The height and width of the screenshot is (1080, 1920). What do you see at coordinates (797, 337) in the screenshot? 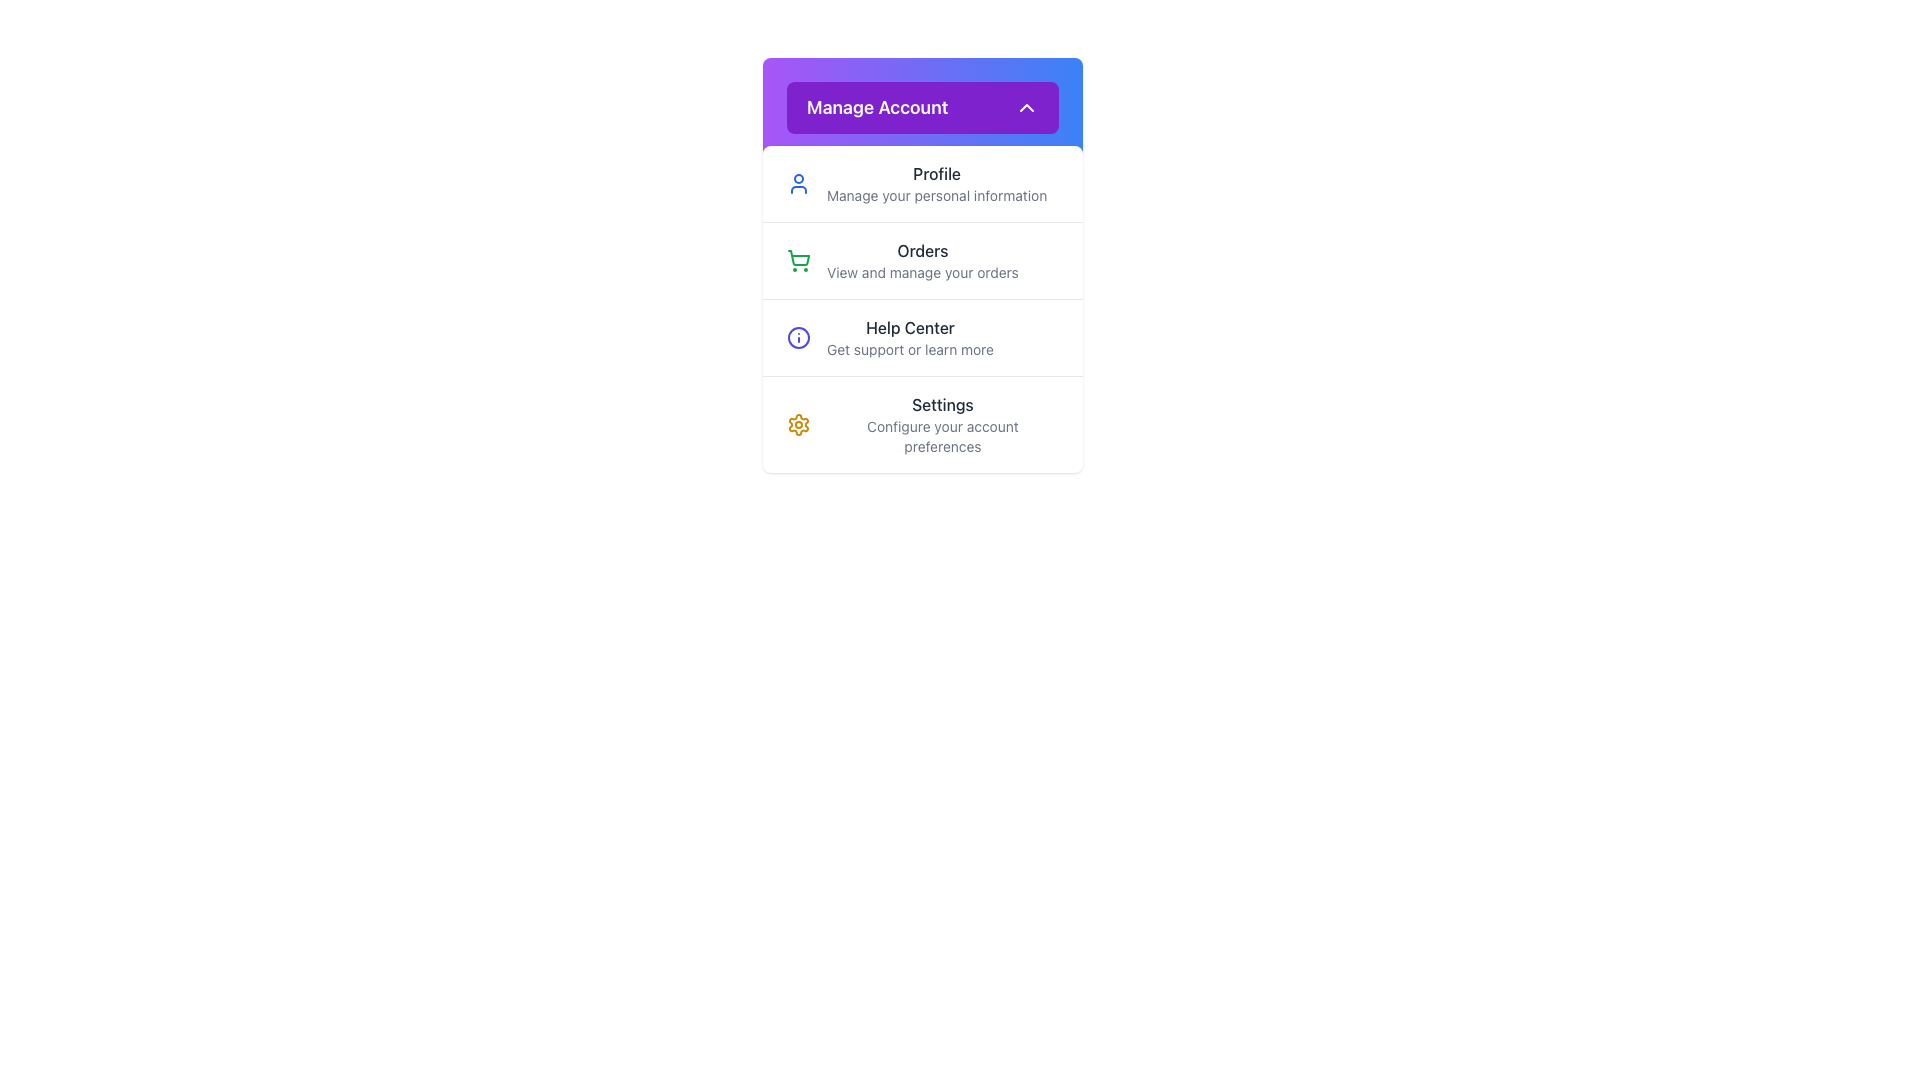
I see `the indigo circular 'info' icon located in the 'Help Center' row, which is aligned with the text 'Get support or learn more.'` at bounding box center [797, 337].